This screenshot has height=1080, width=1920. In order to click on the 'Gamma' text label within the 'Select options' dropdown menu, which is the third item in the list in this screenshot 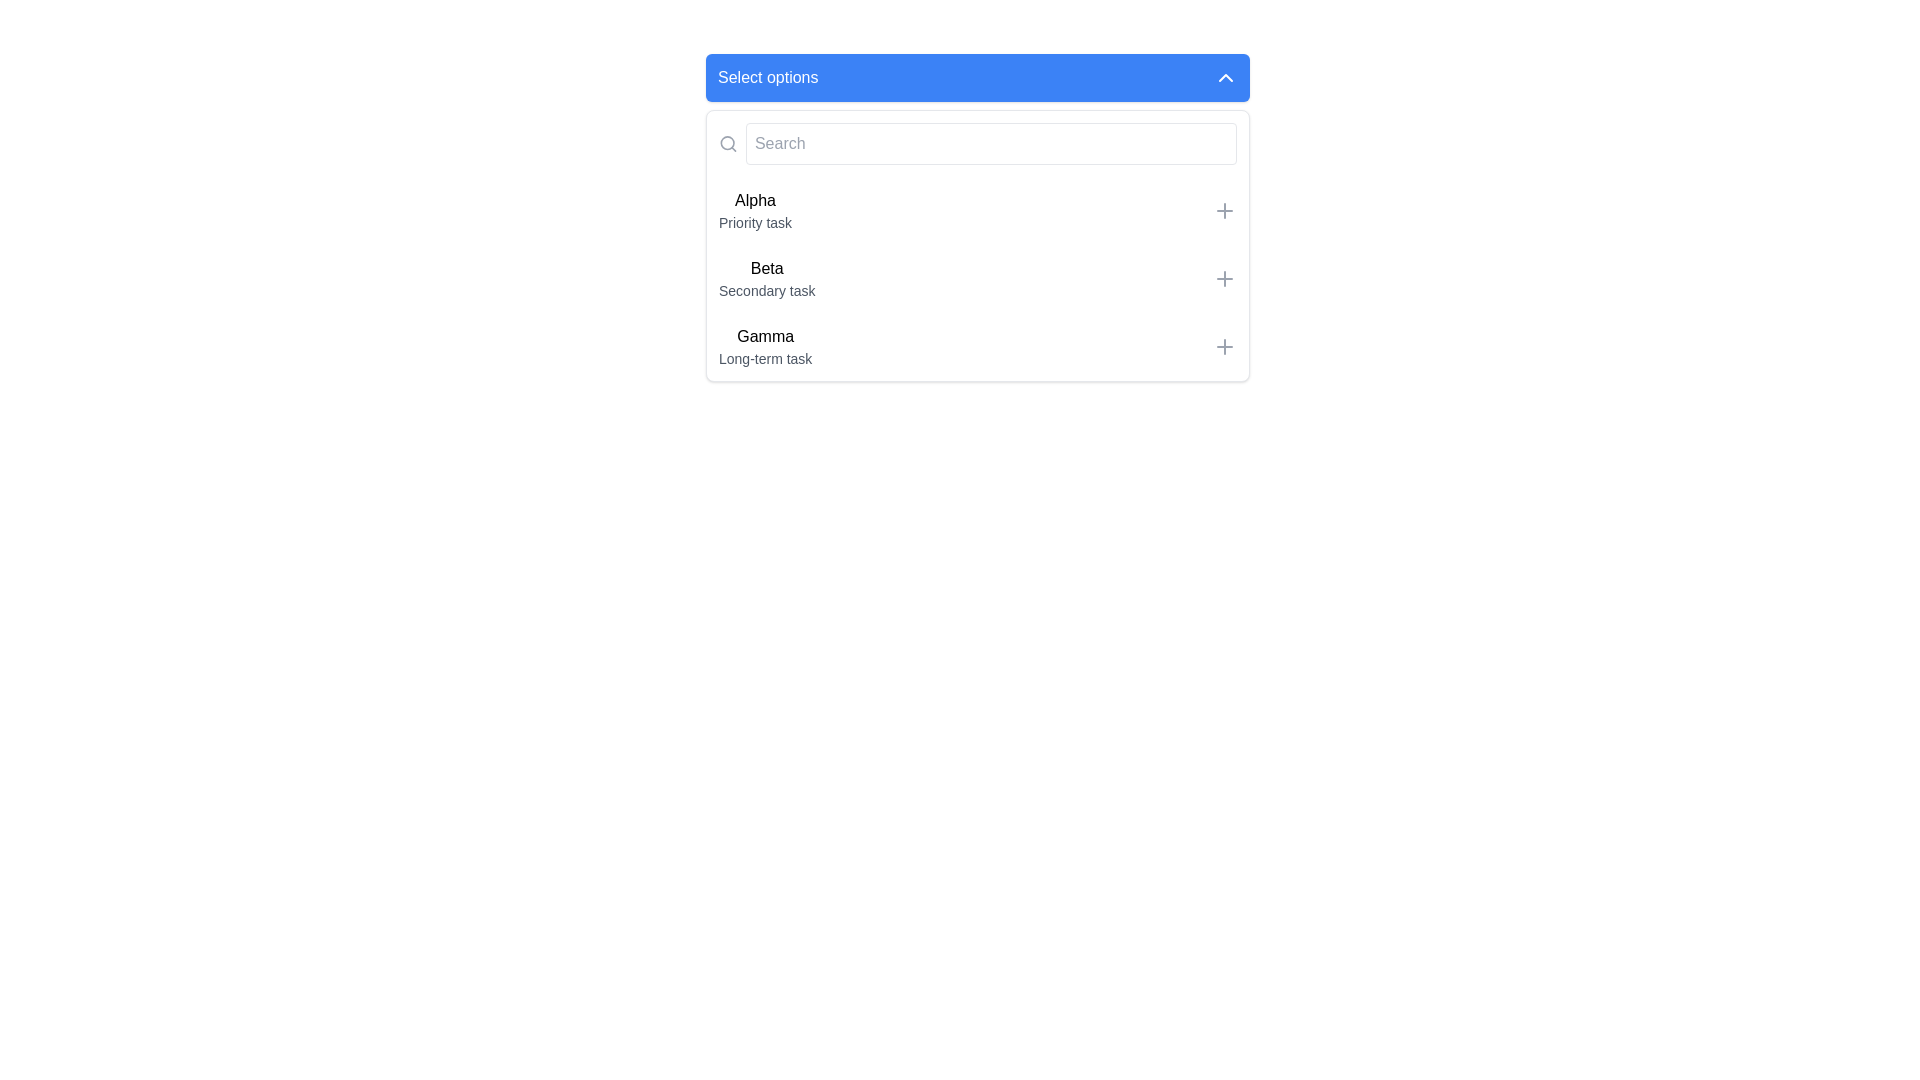, I will do `click(764, 335)`.